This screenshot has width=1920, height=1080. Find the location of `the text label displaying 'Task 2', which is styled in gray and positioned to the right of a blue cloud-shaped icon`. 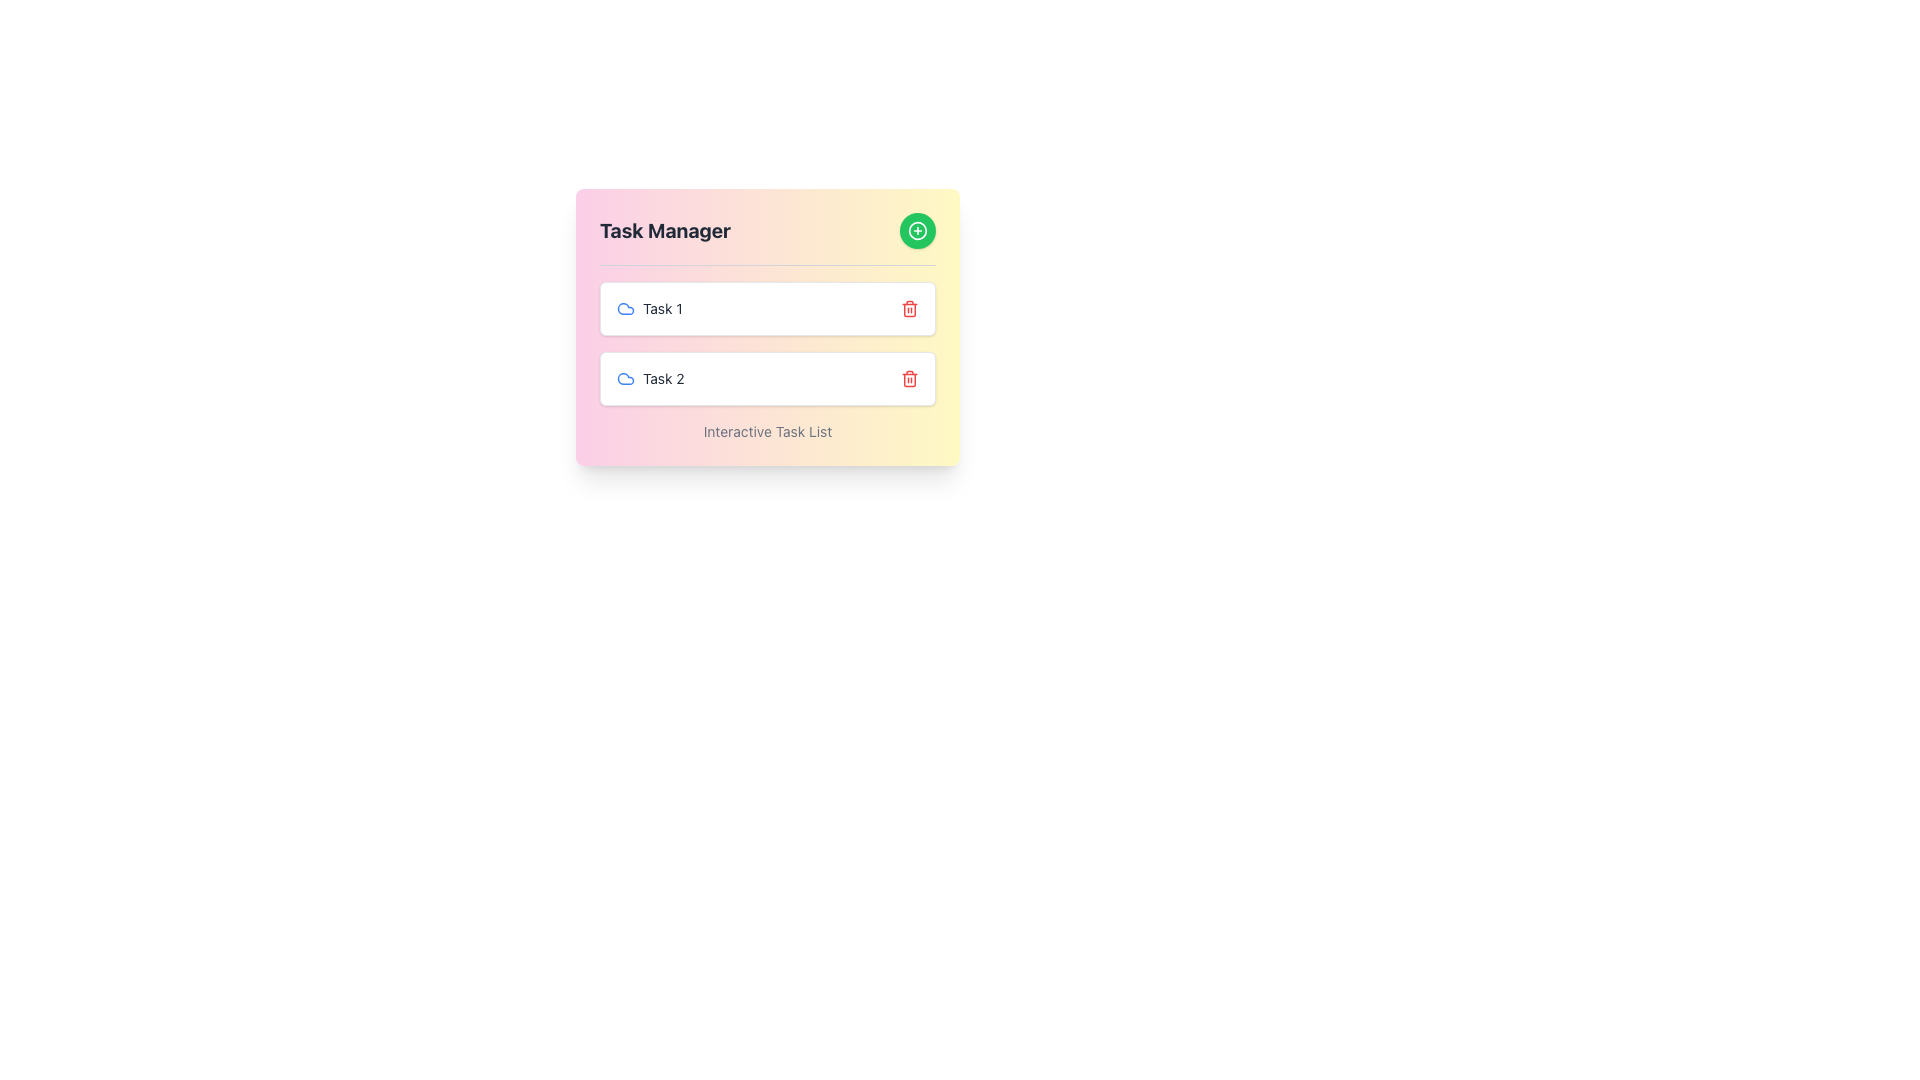

the text label displaying 'Task 2', which is styled in gray and positioned to the right of a blue cloud-shaped icon is located at coordinates (663, 378).